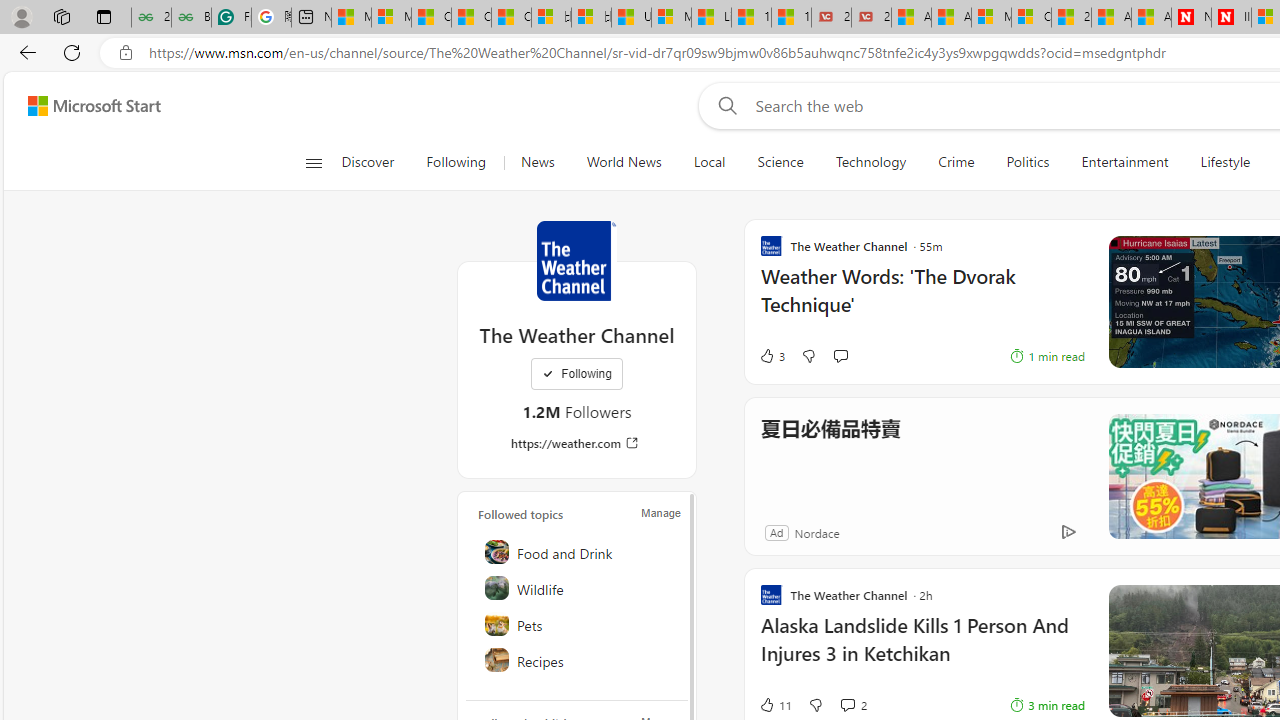  Describe the element at coordinates (1230, 17) in the screenshot. I see `'Illness news & latest pictures from Newsweek.com'` at that location.